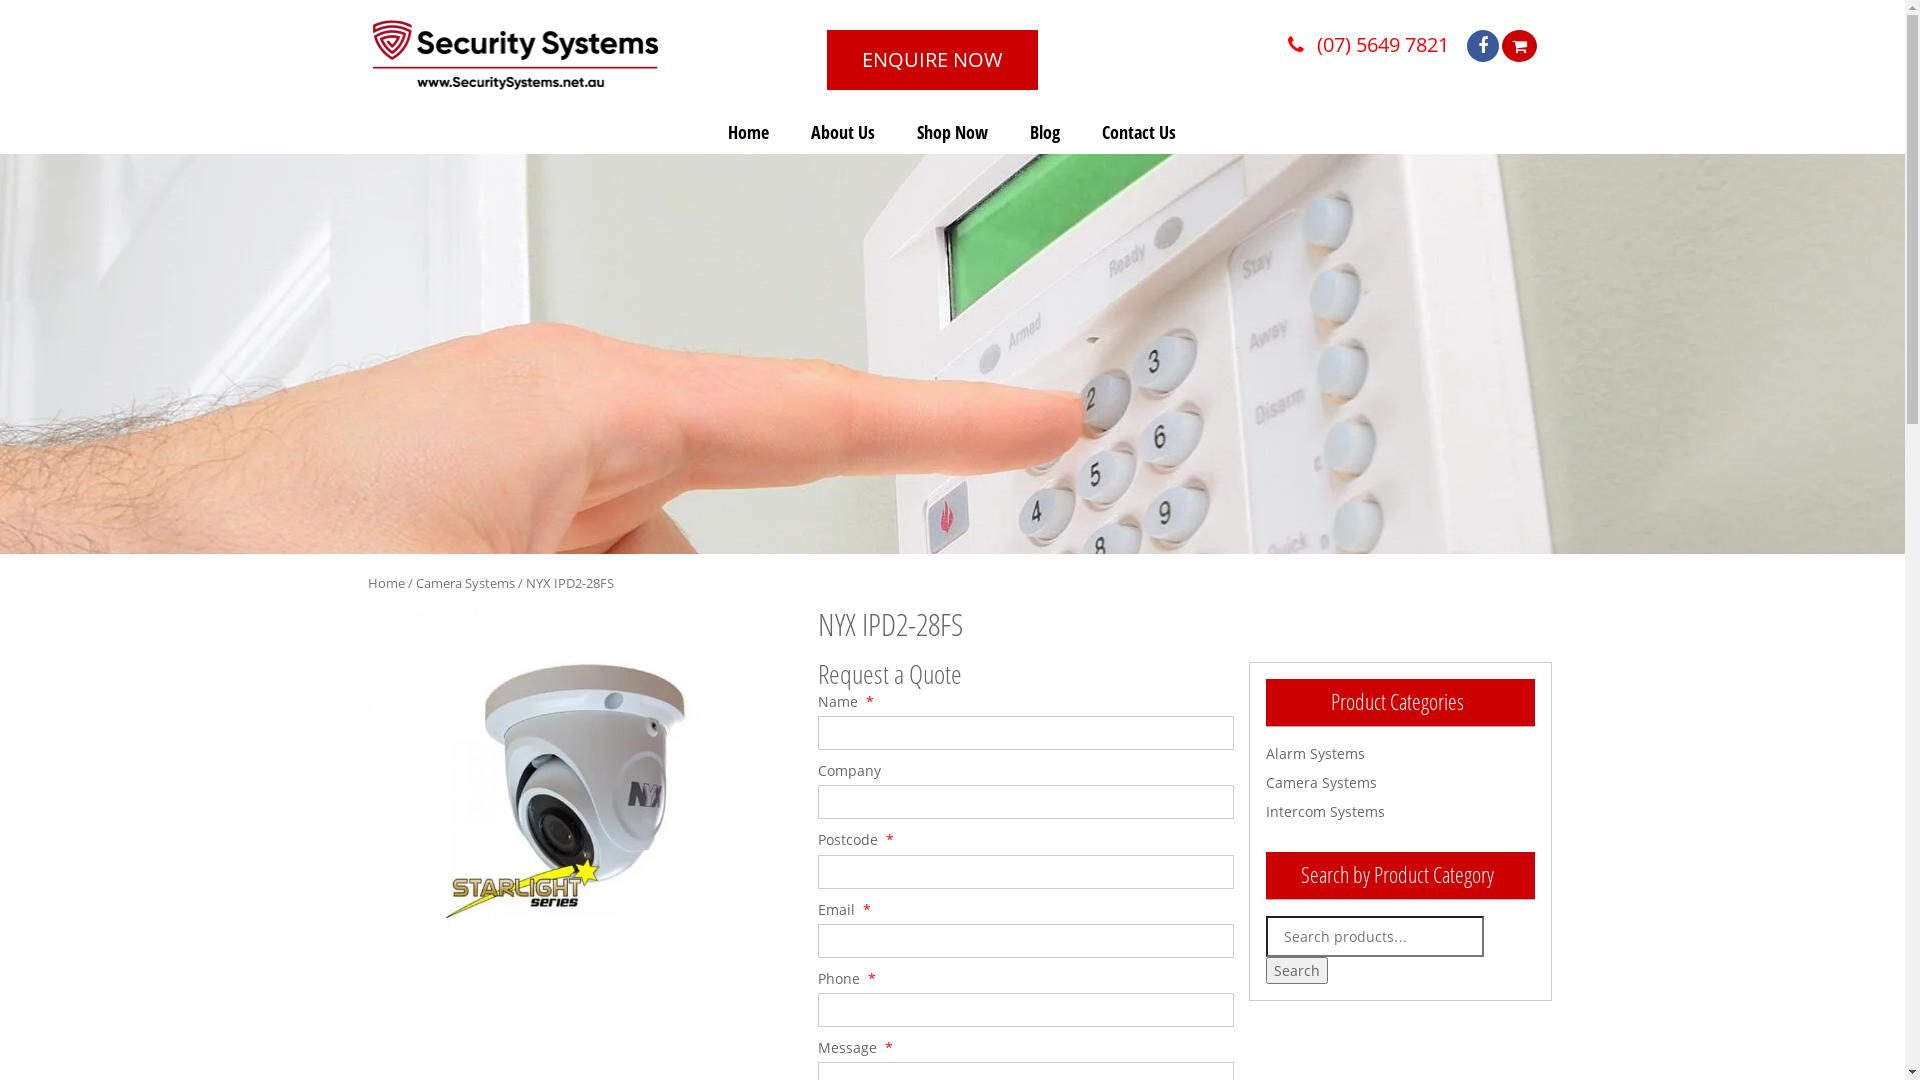 This screenshot has width=1920, height=1080. What do you see at coordinates (1300, 44) in the screenshot?
I see `'(07) 5649 7821'` at bounding box center [1300, 44].